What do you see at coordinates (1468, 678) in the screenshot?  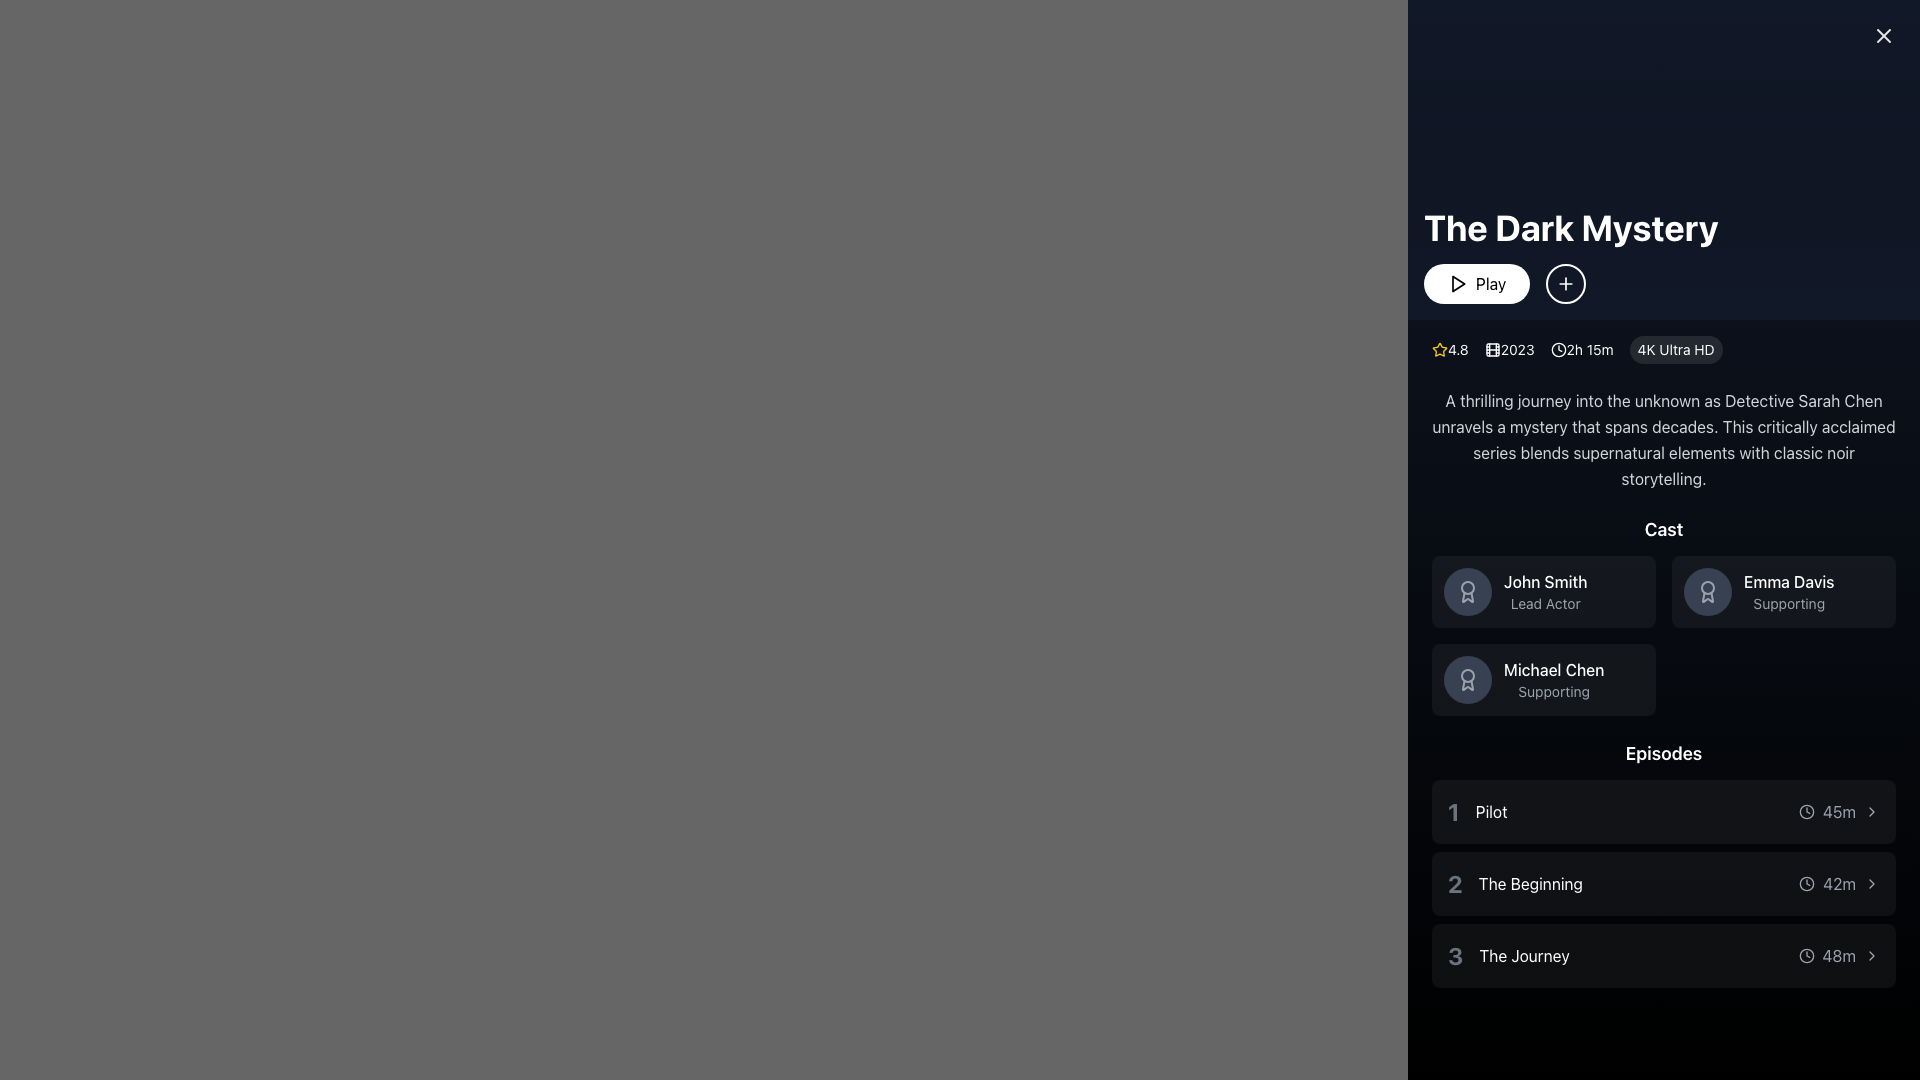 I see `the decorative icon with a dark gray background and light gray award ribbon outline, located at the top left corner of the card for 'Michael Chen' in the Cast section` at bounding box center [1468, 678].